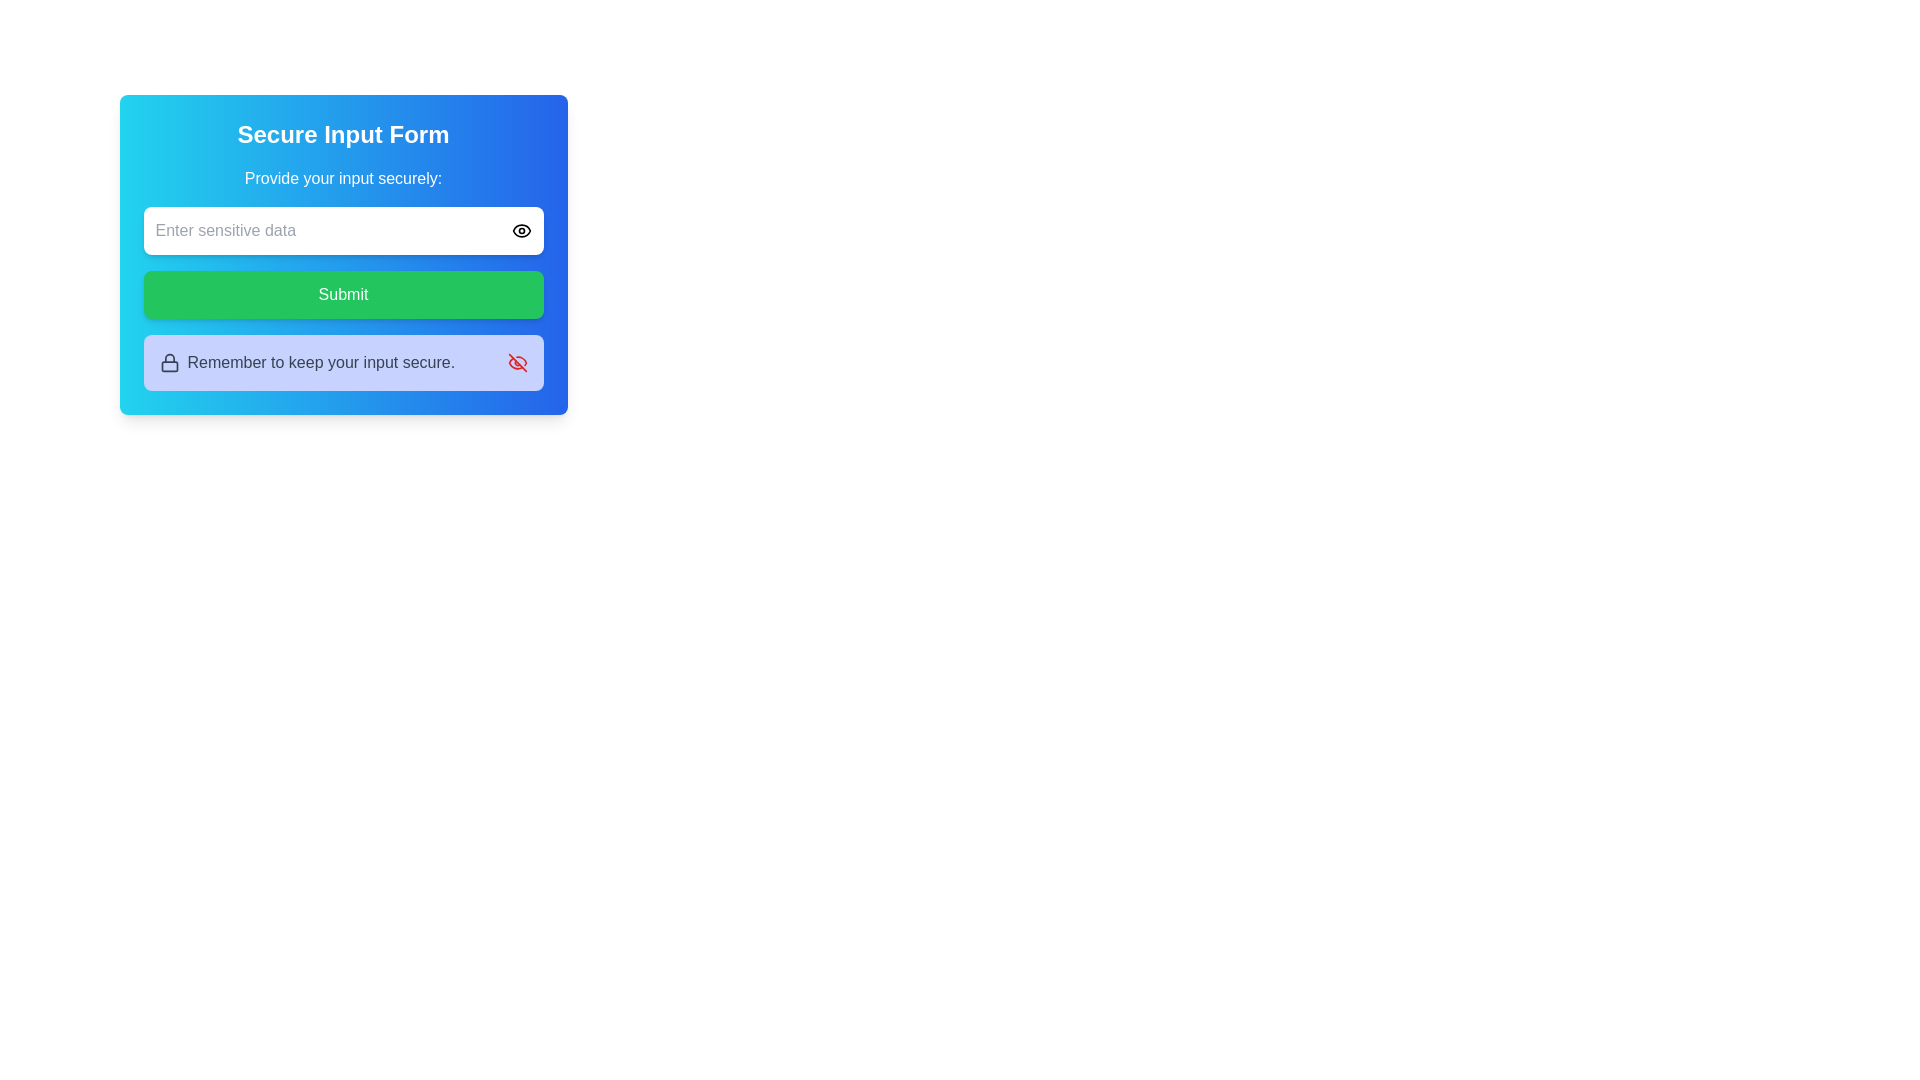 This screenshot has height=1080, width=1920. What do you see at coordinates (521, 230) in the screenshot?
I see `the eye-like icon button` at bounding box center [521, 230].